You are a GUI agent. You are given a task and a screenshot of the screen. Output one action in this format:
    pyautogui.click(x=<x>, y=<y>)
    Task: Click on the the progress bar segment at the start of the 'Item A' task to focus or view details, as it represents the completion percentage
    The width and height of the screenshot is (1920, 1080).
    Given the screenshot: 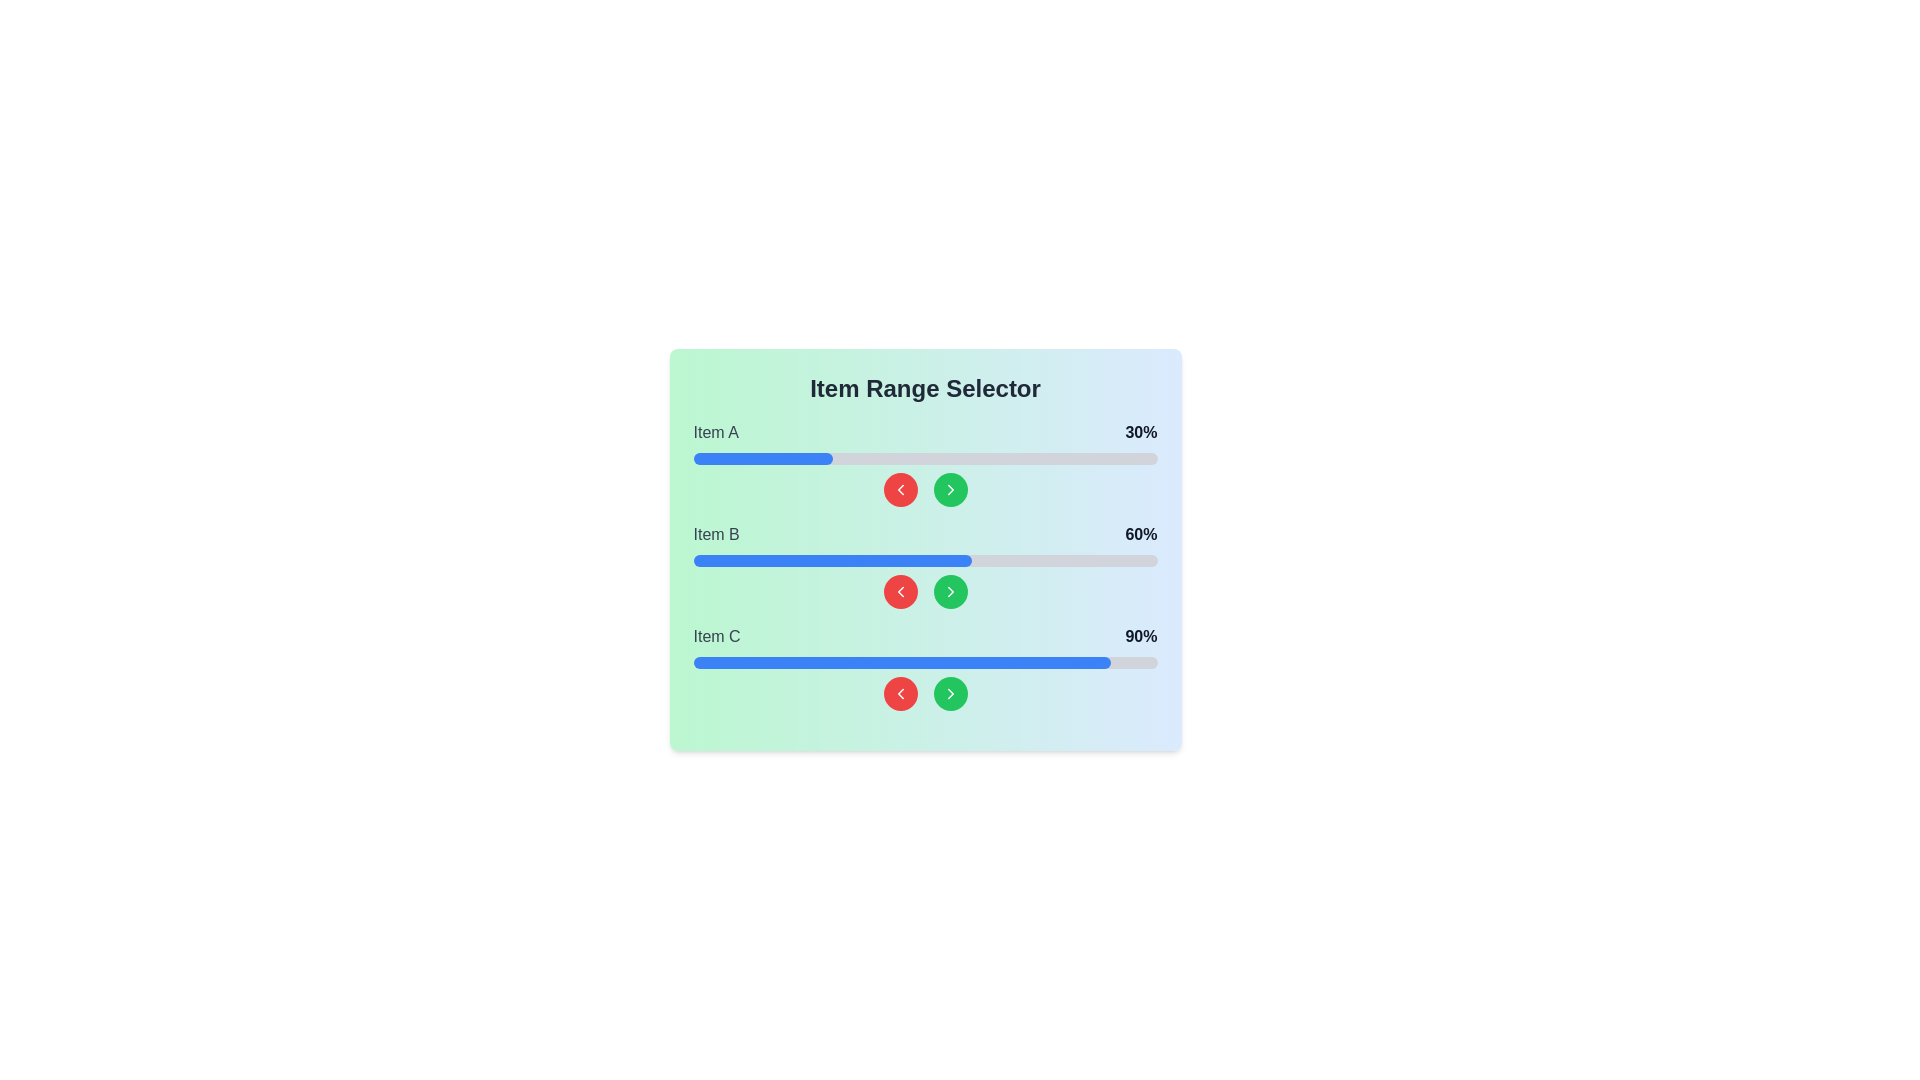 What is the action you would take?
    pyautogui.click(x=762, y=459)
    